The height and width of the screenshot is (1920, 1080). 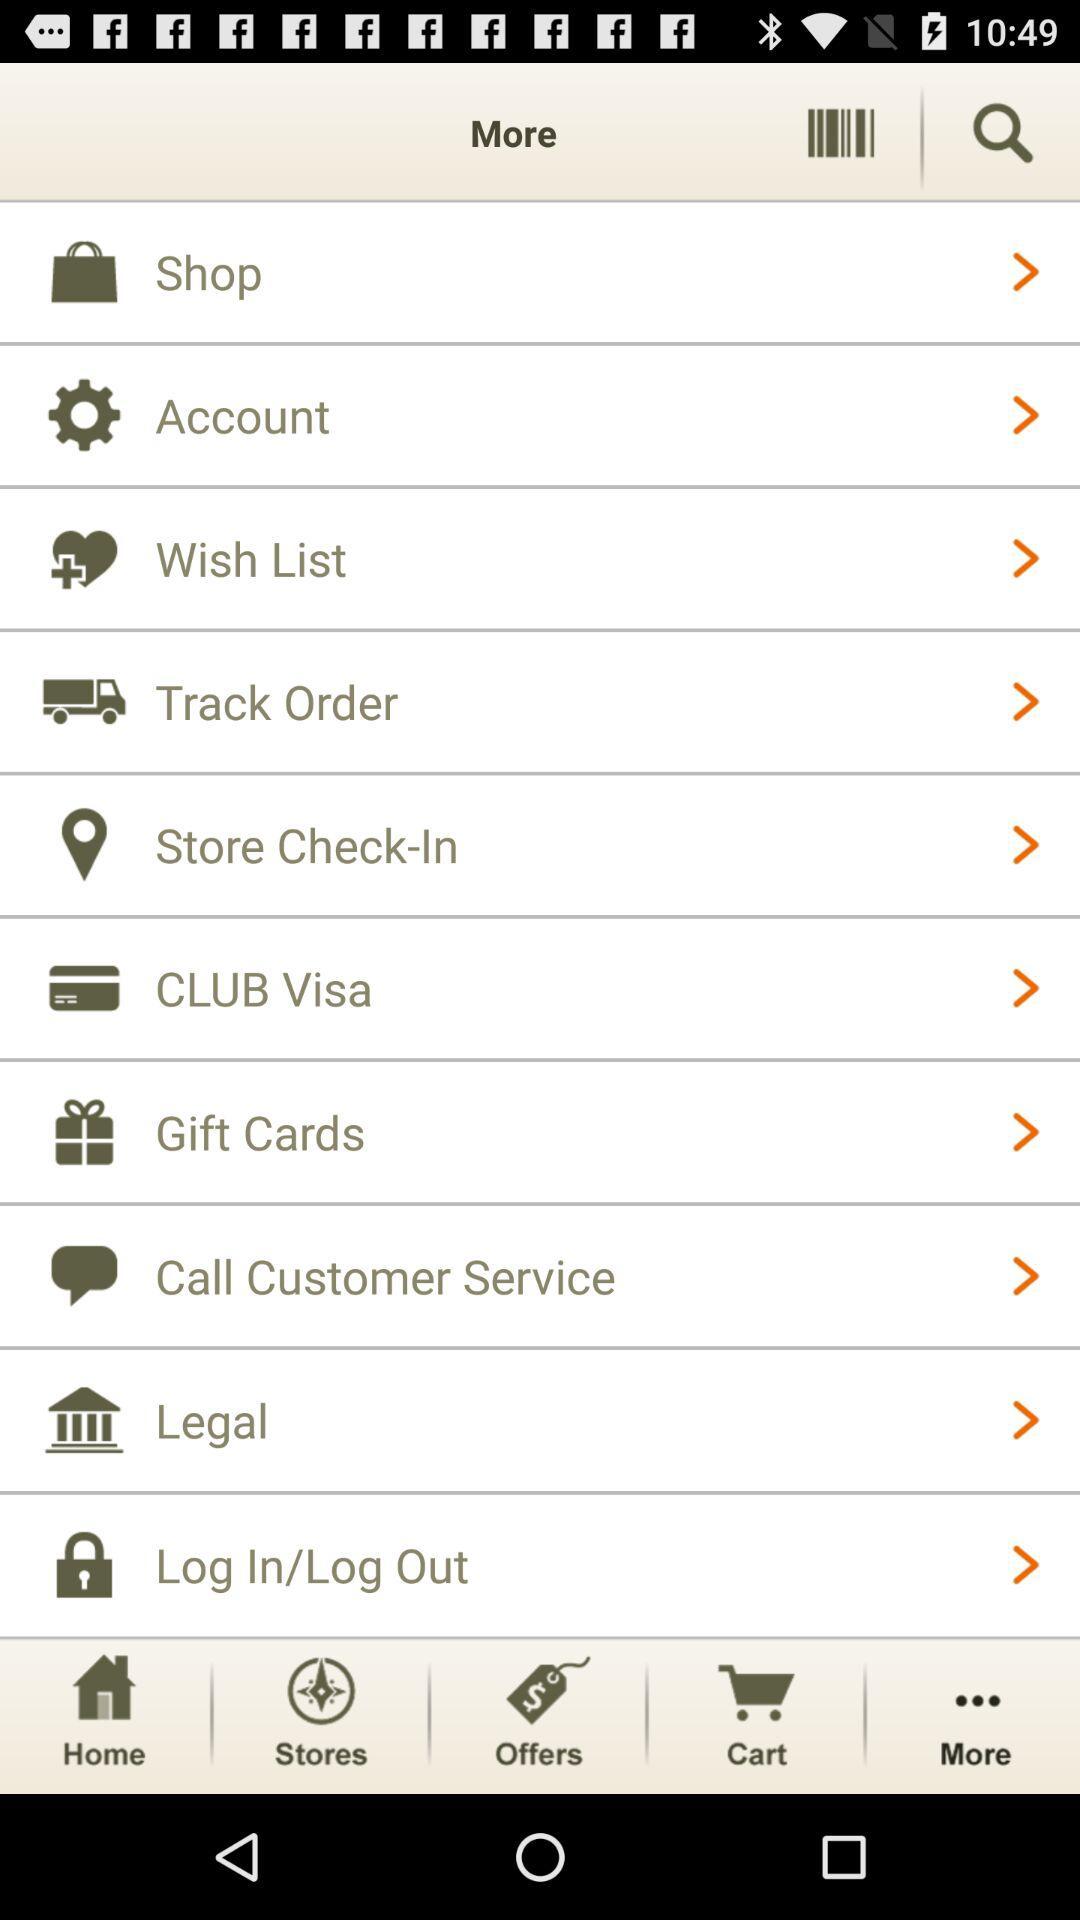 I want to click on the more icon, so click(x=974, y=1835).